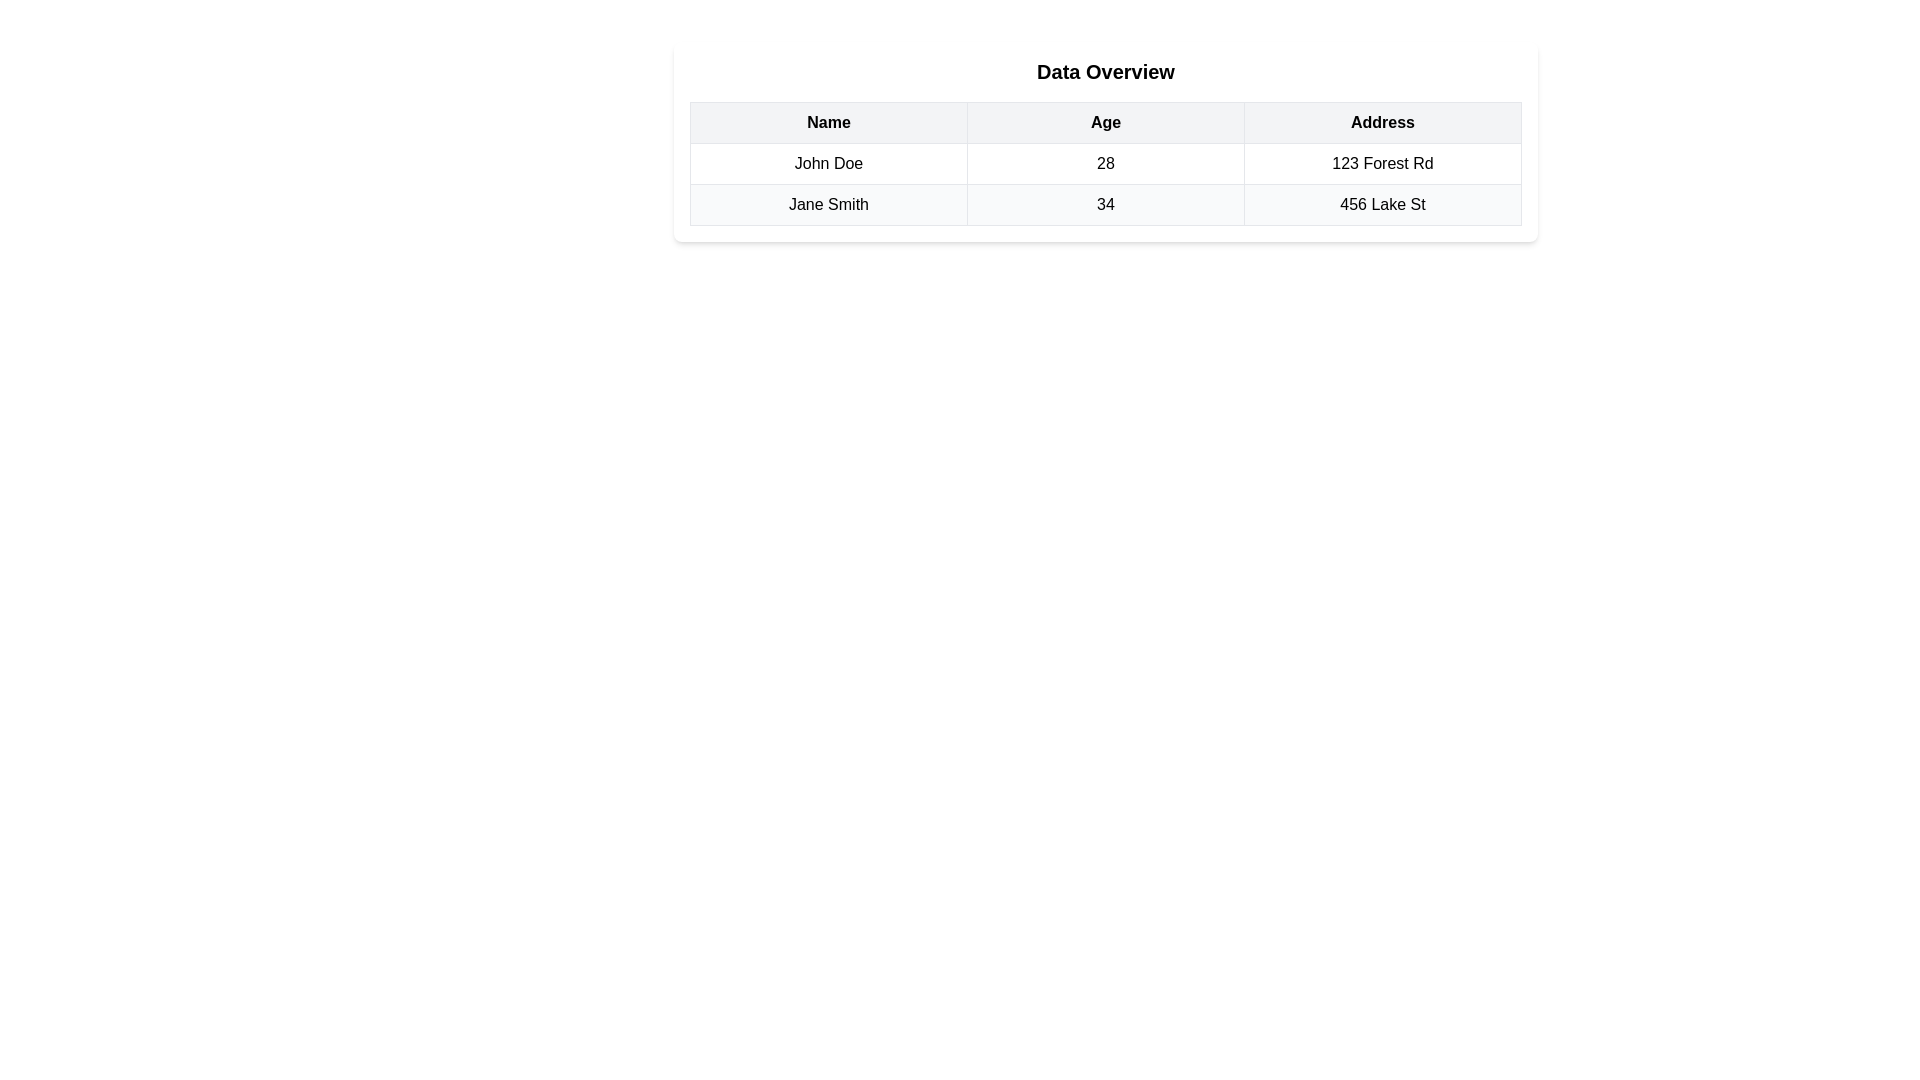  What do you see at coordinates (1381, 123) in the screenshot?
I see `the Table Header Cell labeled 'Address', which is the third cell in the header row of the table with a light gray background and bold black font` at bounding box center [1381, 123].